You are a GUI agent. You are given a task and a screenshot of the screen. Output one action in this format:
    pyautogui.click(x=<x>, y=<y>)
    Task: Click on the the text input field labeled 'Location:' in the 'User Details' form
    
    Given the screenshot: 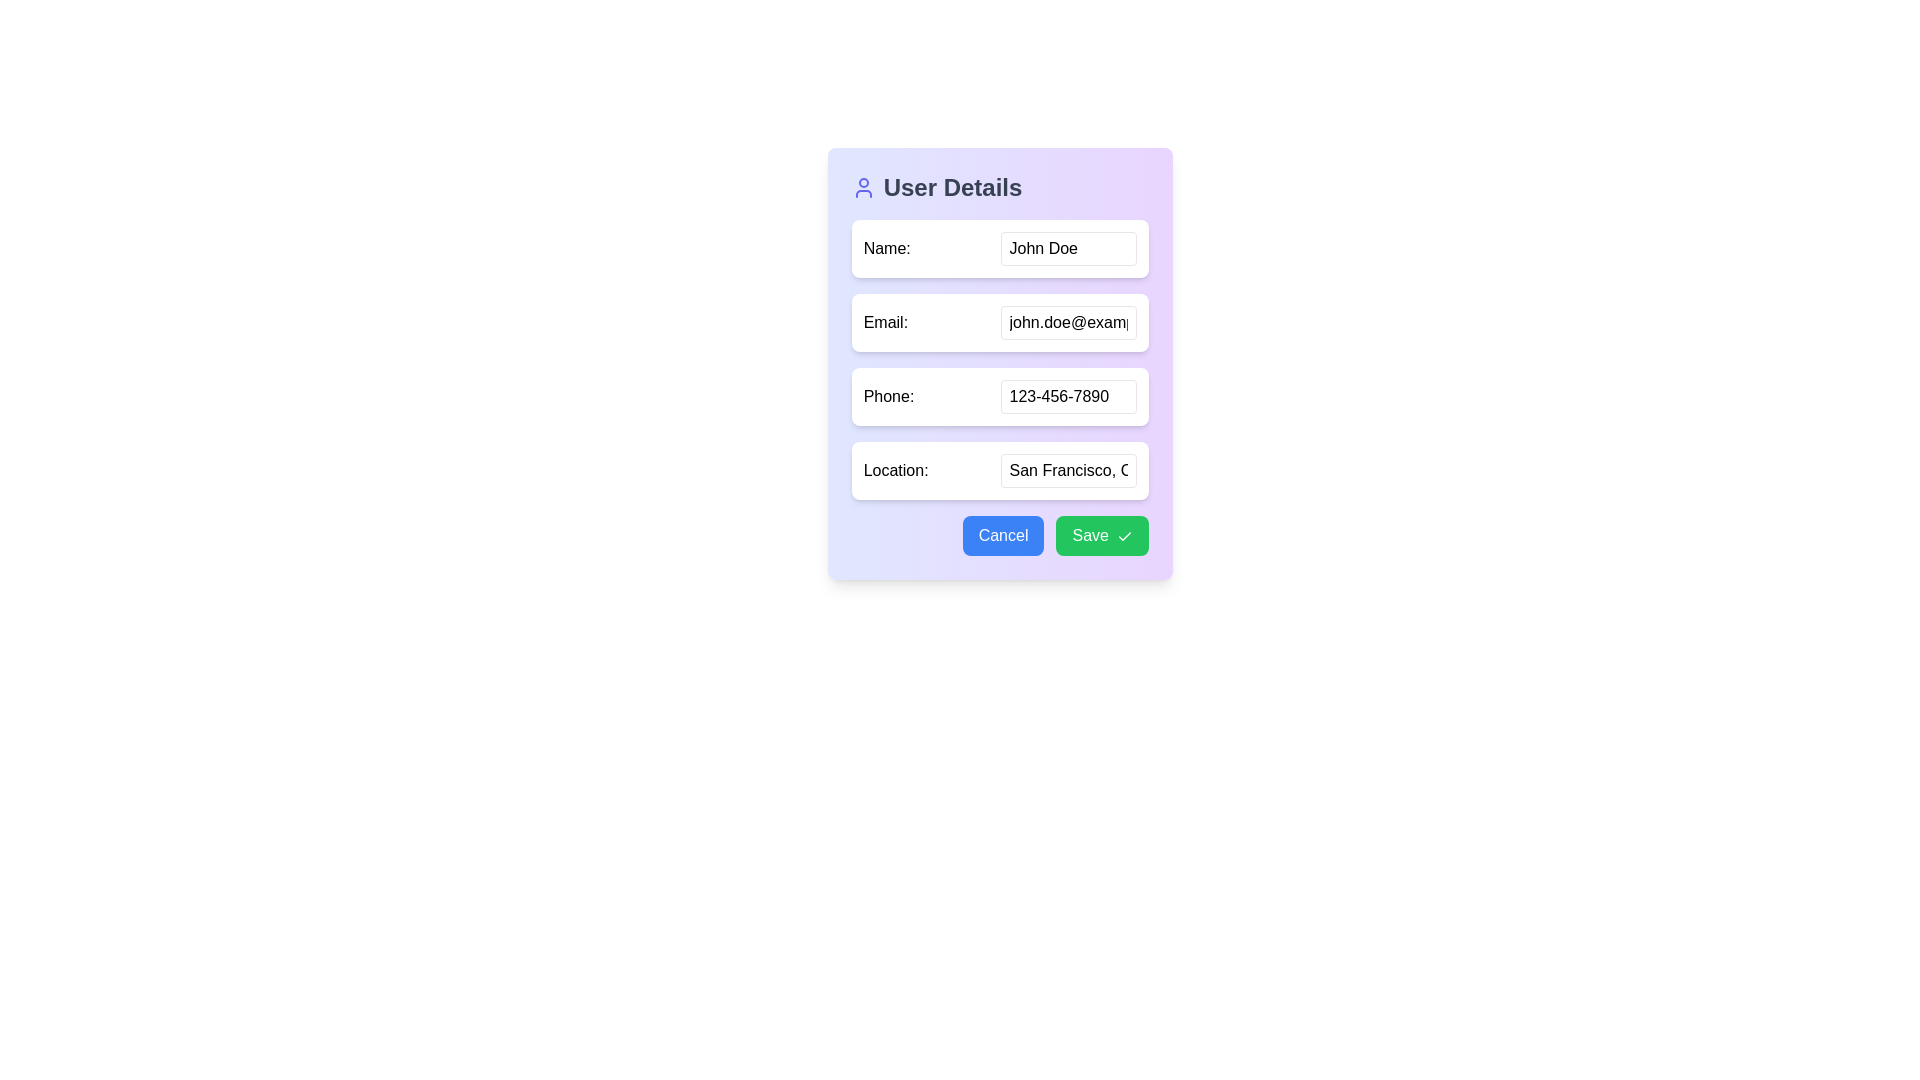 What is the action you would take?
    pyautogui.click(x=1067, y=470)
    